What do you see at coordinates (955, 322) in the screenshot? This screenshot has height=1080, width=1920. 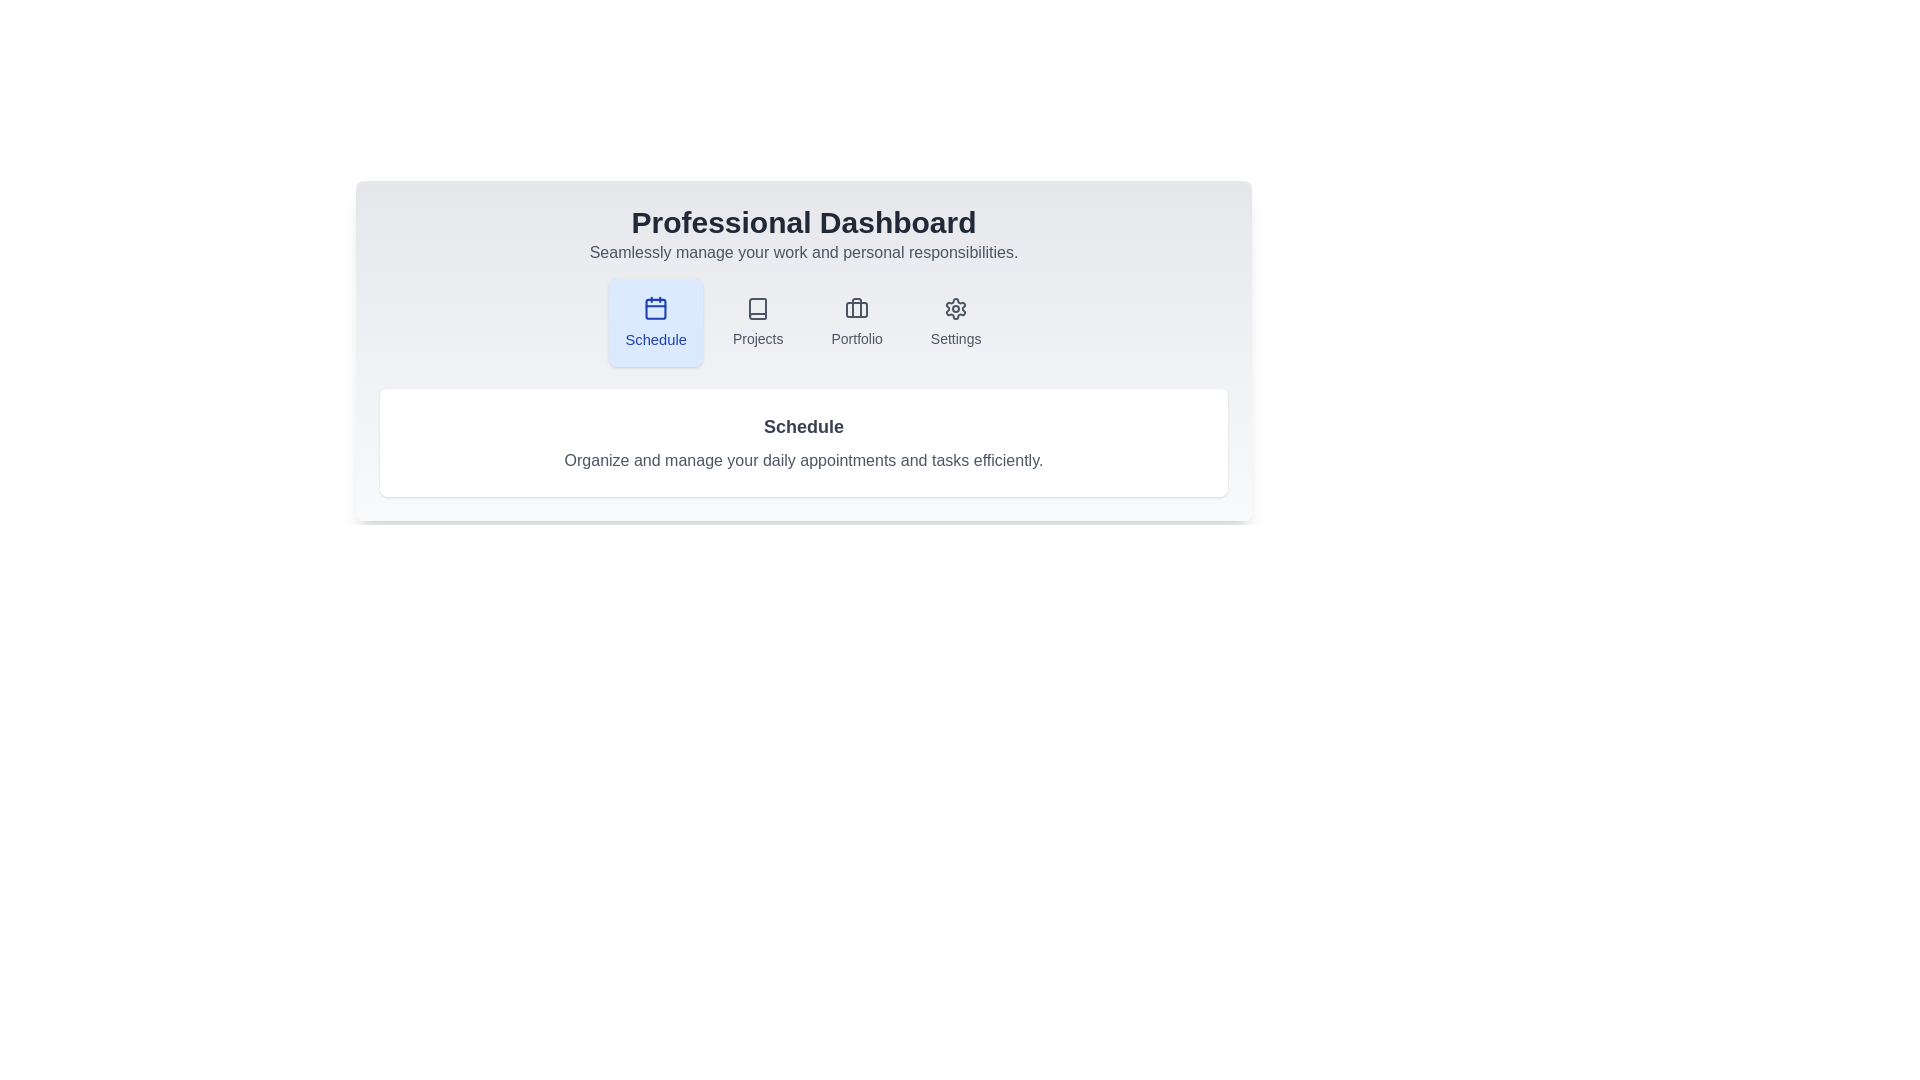 I see `the Settings tab to navigate to its content` at bounding box center [955, 322].